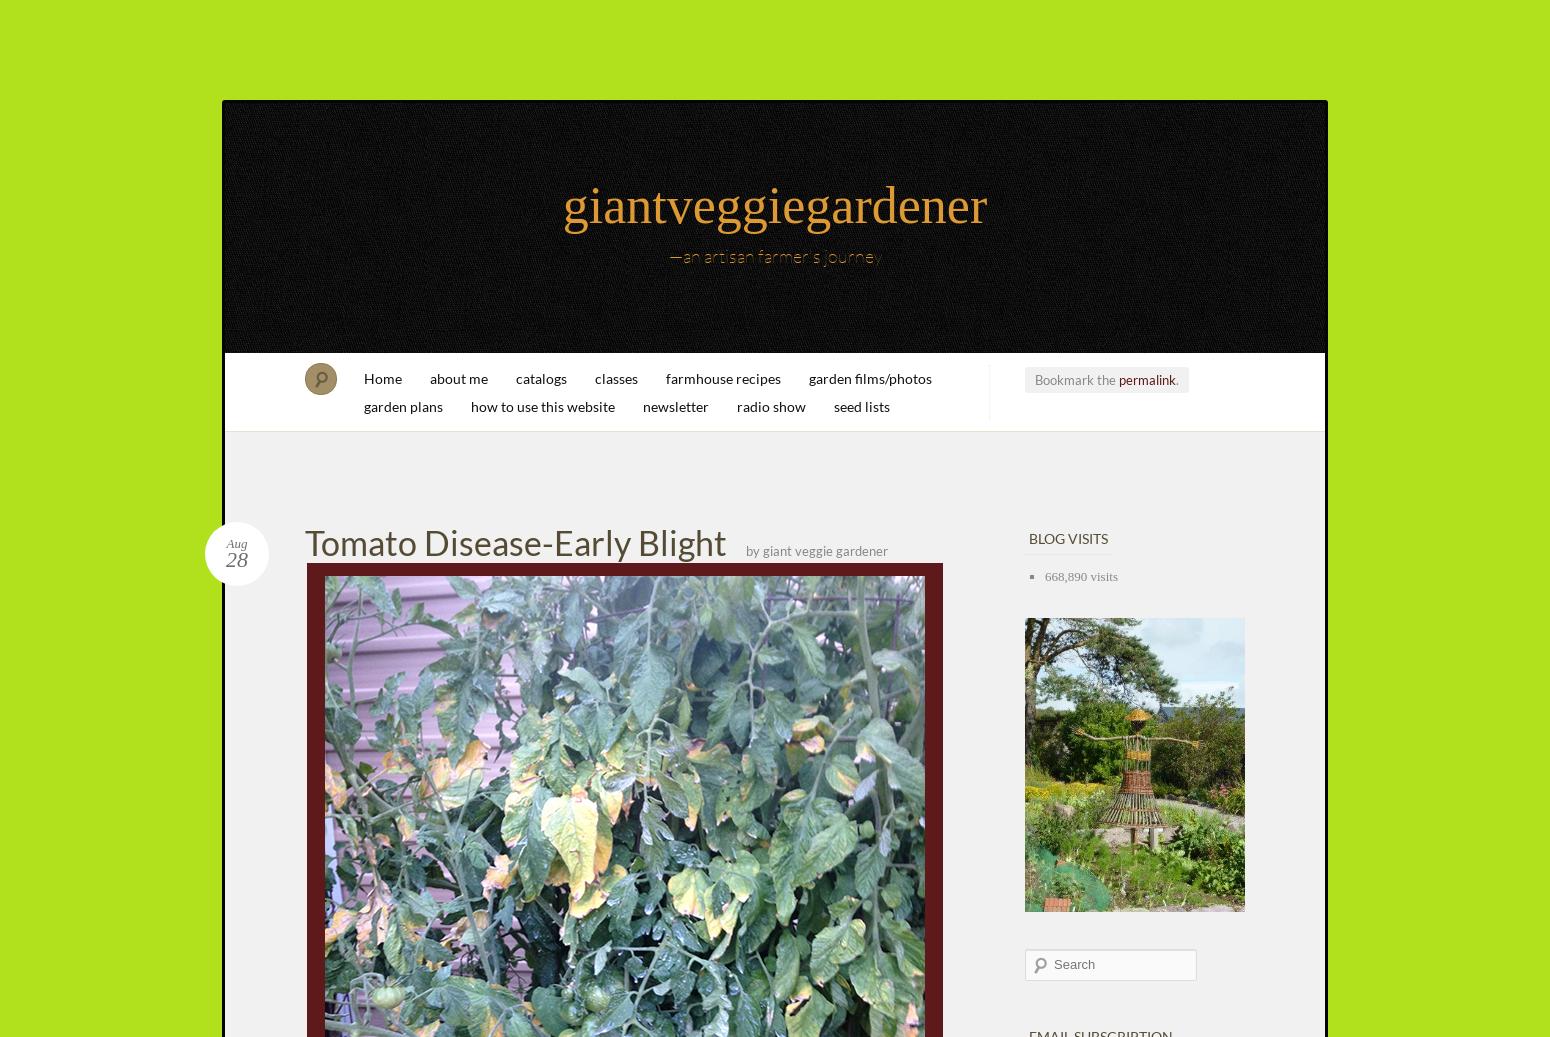 This screenshot has height=1037, width=1550. I want to click on 'Home', so click(382, 377).